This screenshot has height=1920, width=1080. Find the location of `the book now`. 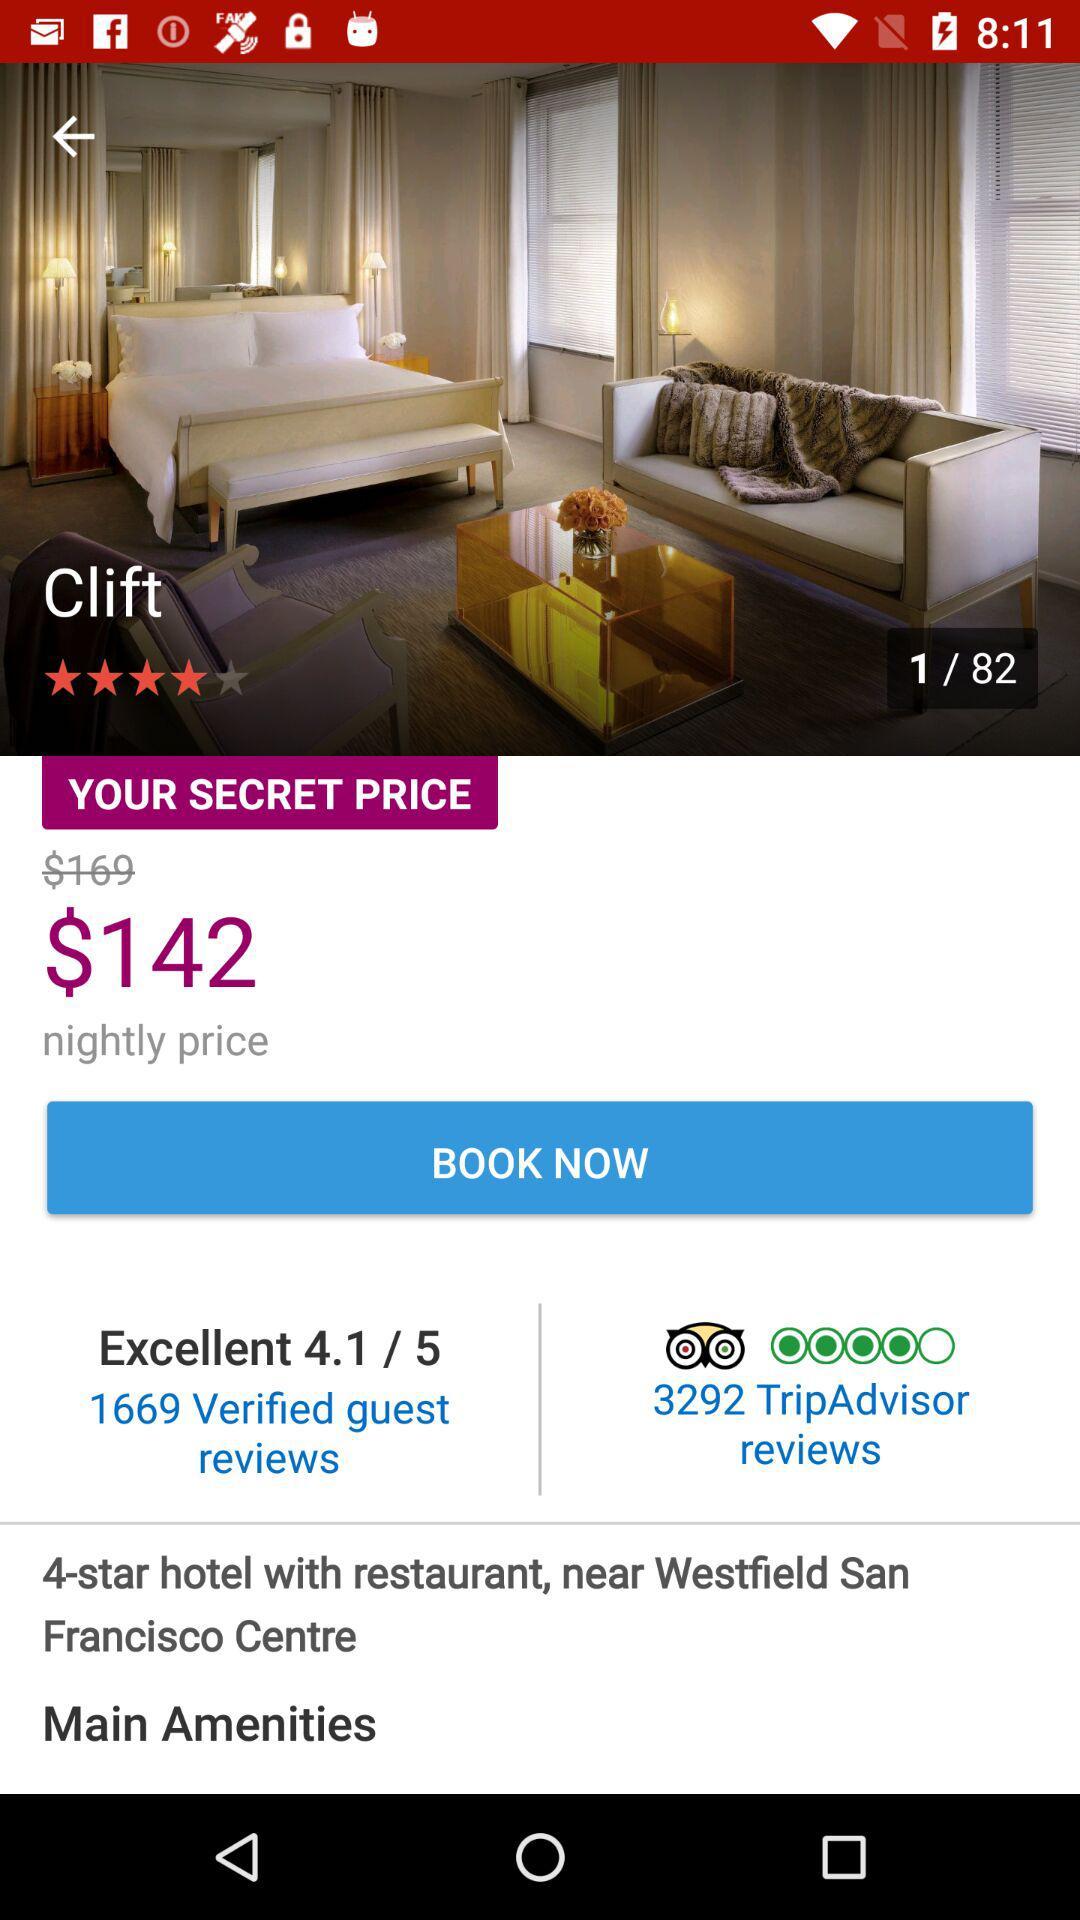

the book now is located at coordinates (540, 1161).